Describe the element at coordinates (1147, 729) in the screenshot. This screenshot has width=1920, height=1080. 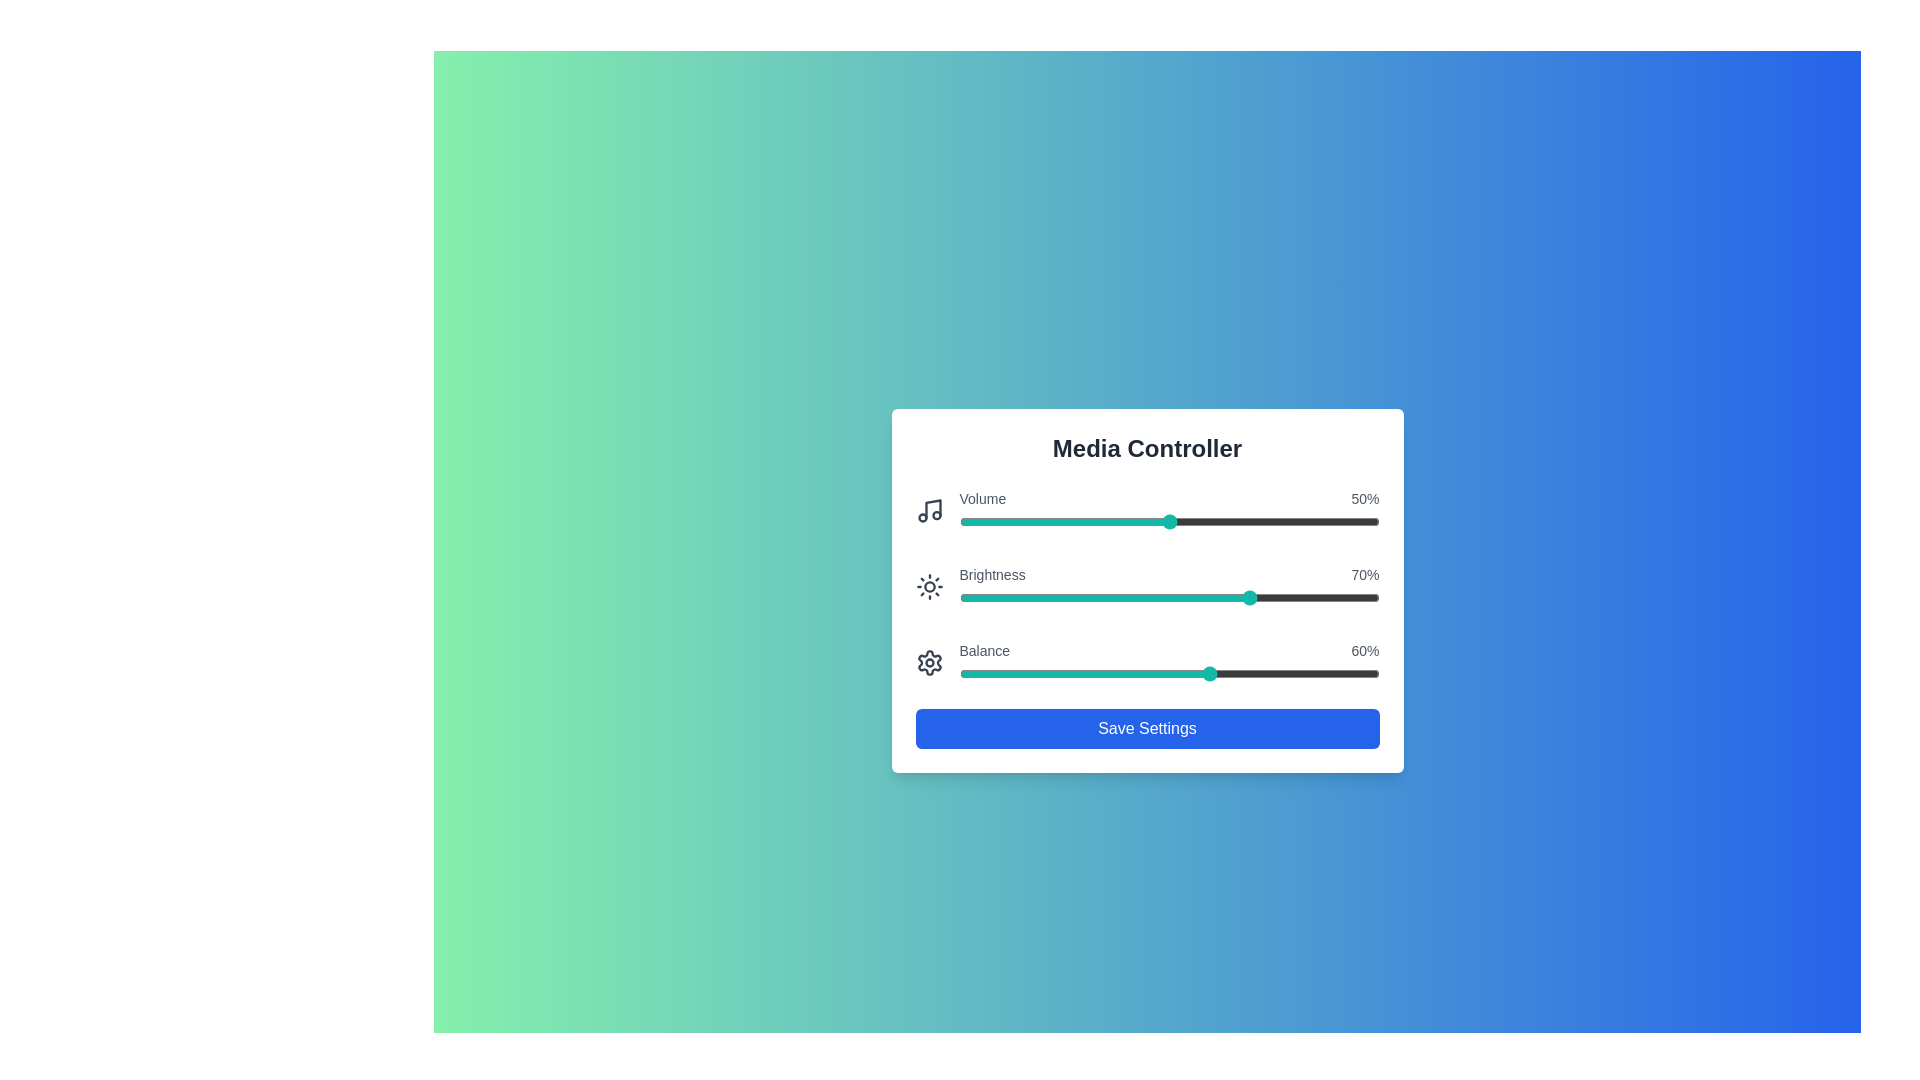
I see `'Save Settings' button to apply the changes` at that location.